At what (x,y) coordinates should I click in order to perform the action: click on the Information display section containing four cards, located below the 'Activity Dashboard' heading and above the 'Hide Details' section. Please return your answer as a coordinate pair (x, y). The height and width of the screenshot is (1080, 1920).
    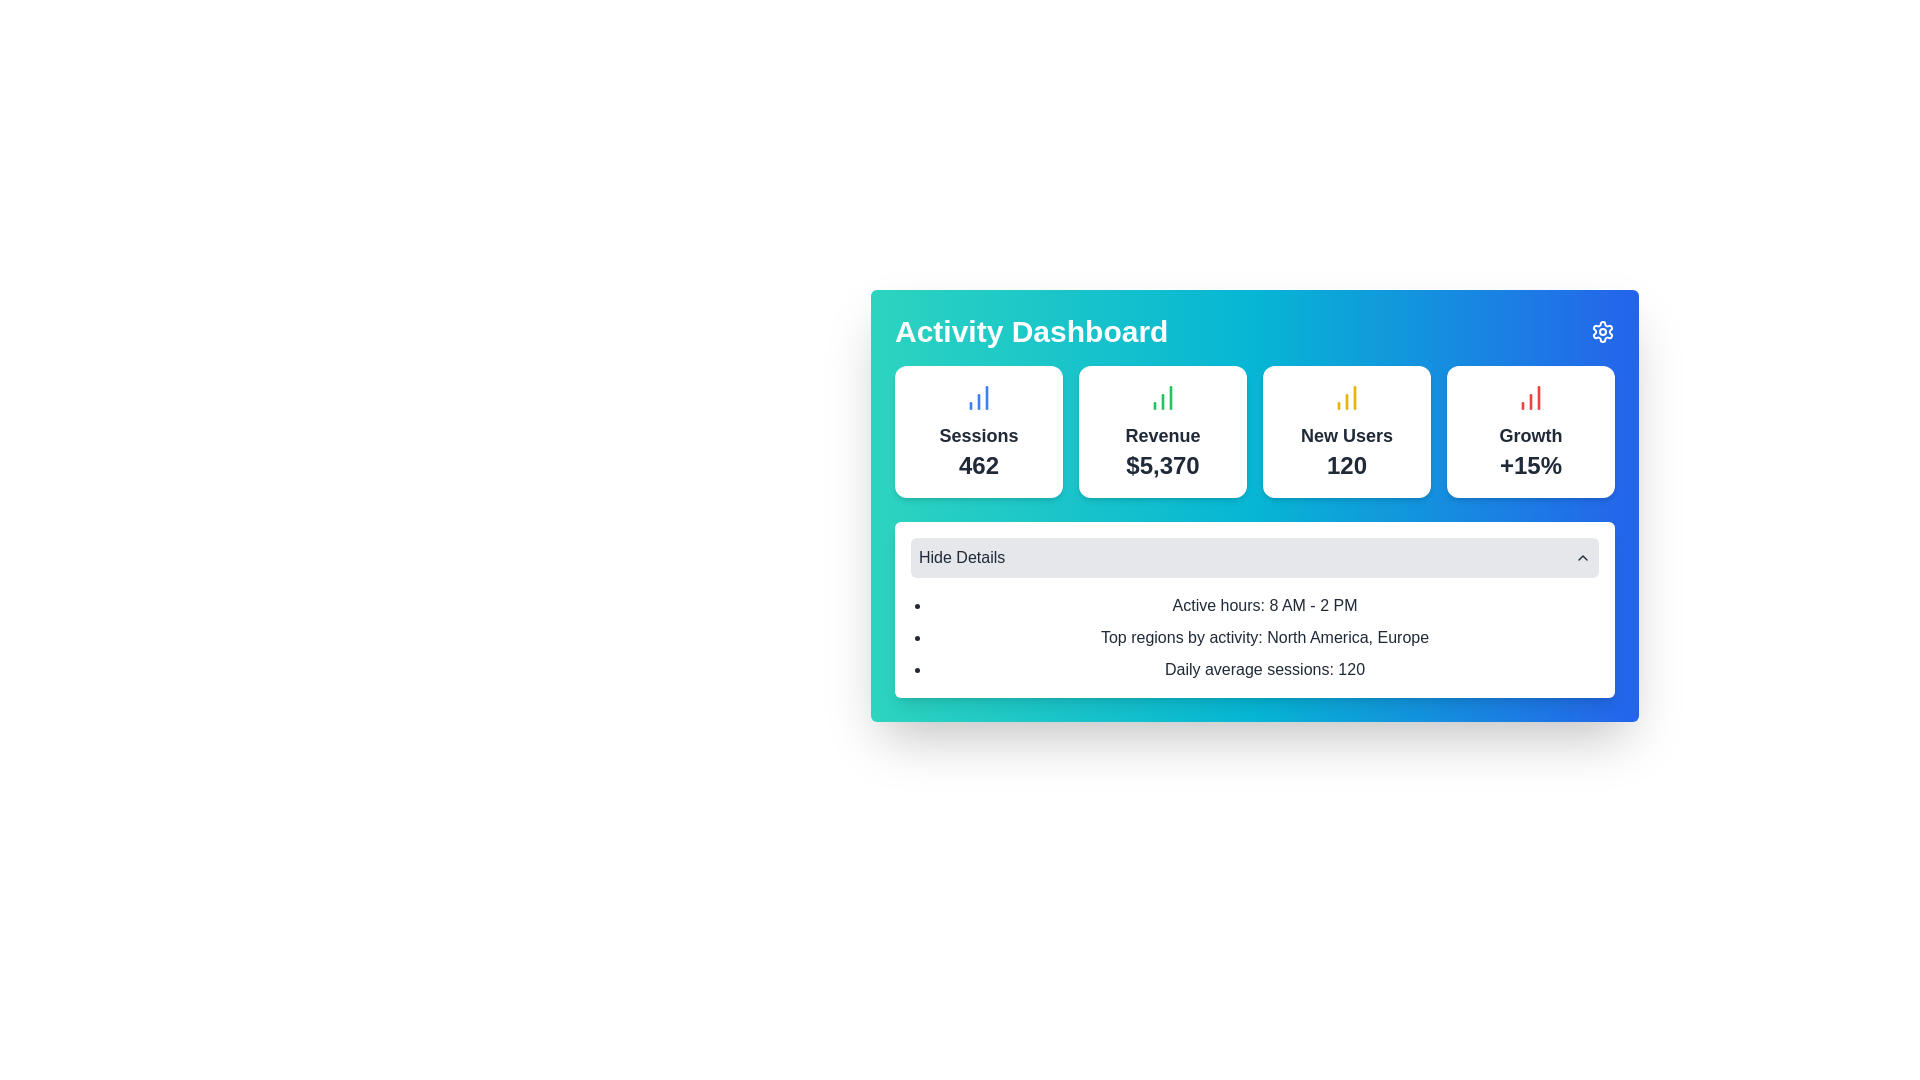
    Looking at the image, I should click on (1253, 531).